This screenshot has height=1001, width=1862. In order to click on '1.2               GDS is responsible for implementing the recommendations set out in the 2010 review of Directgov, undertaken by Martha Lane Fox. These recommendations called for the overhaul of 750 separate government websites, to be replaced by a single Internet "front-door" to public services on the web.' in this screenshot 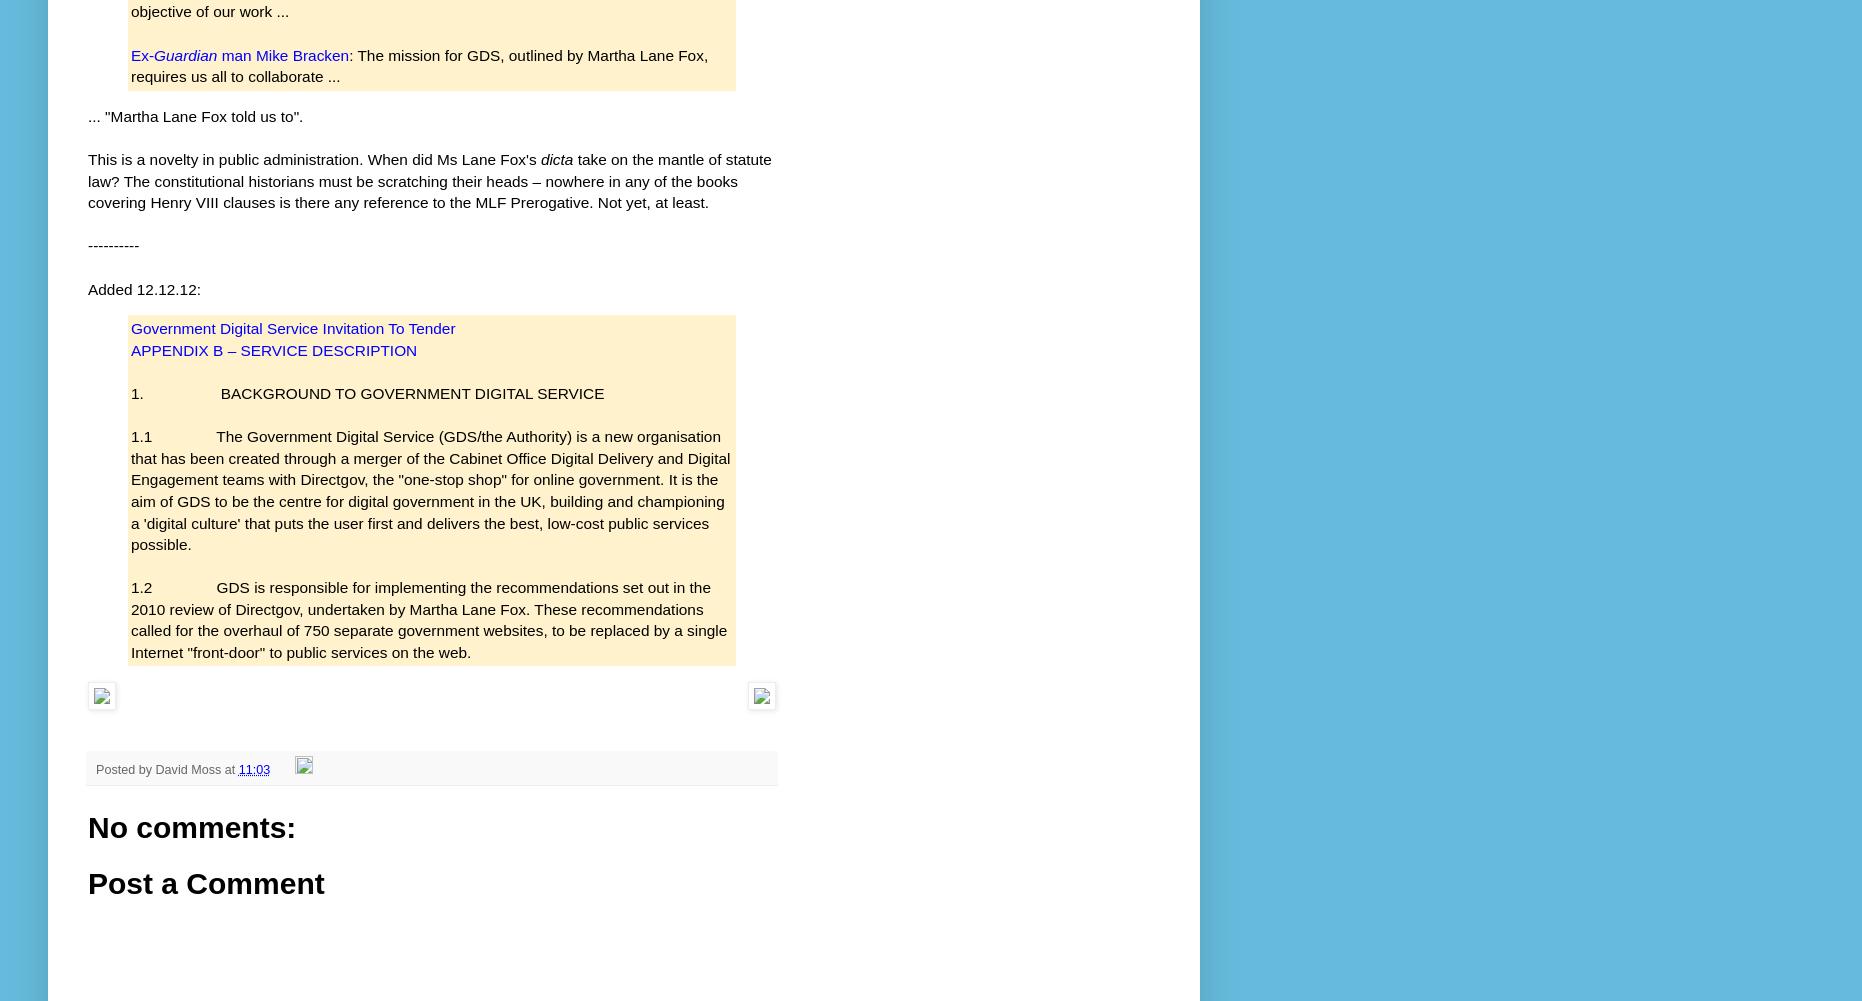, I will do `click(428, 619)`.